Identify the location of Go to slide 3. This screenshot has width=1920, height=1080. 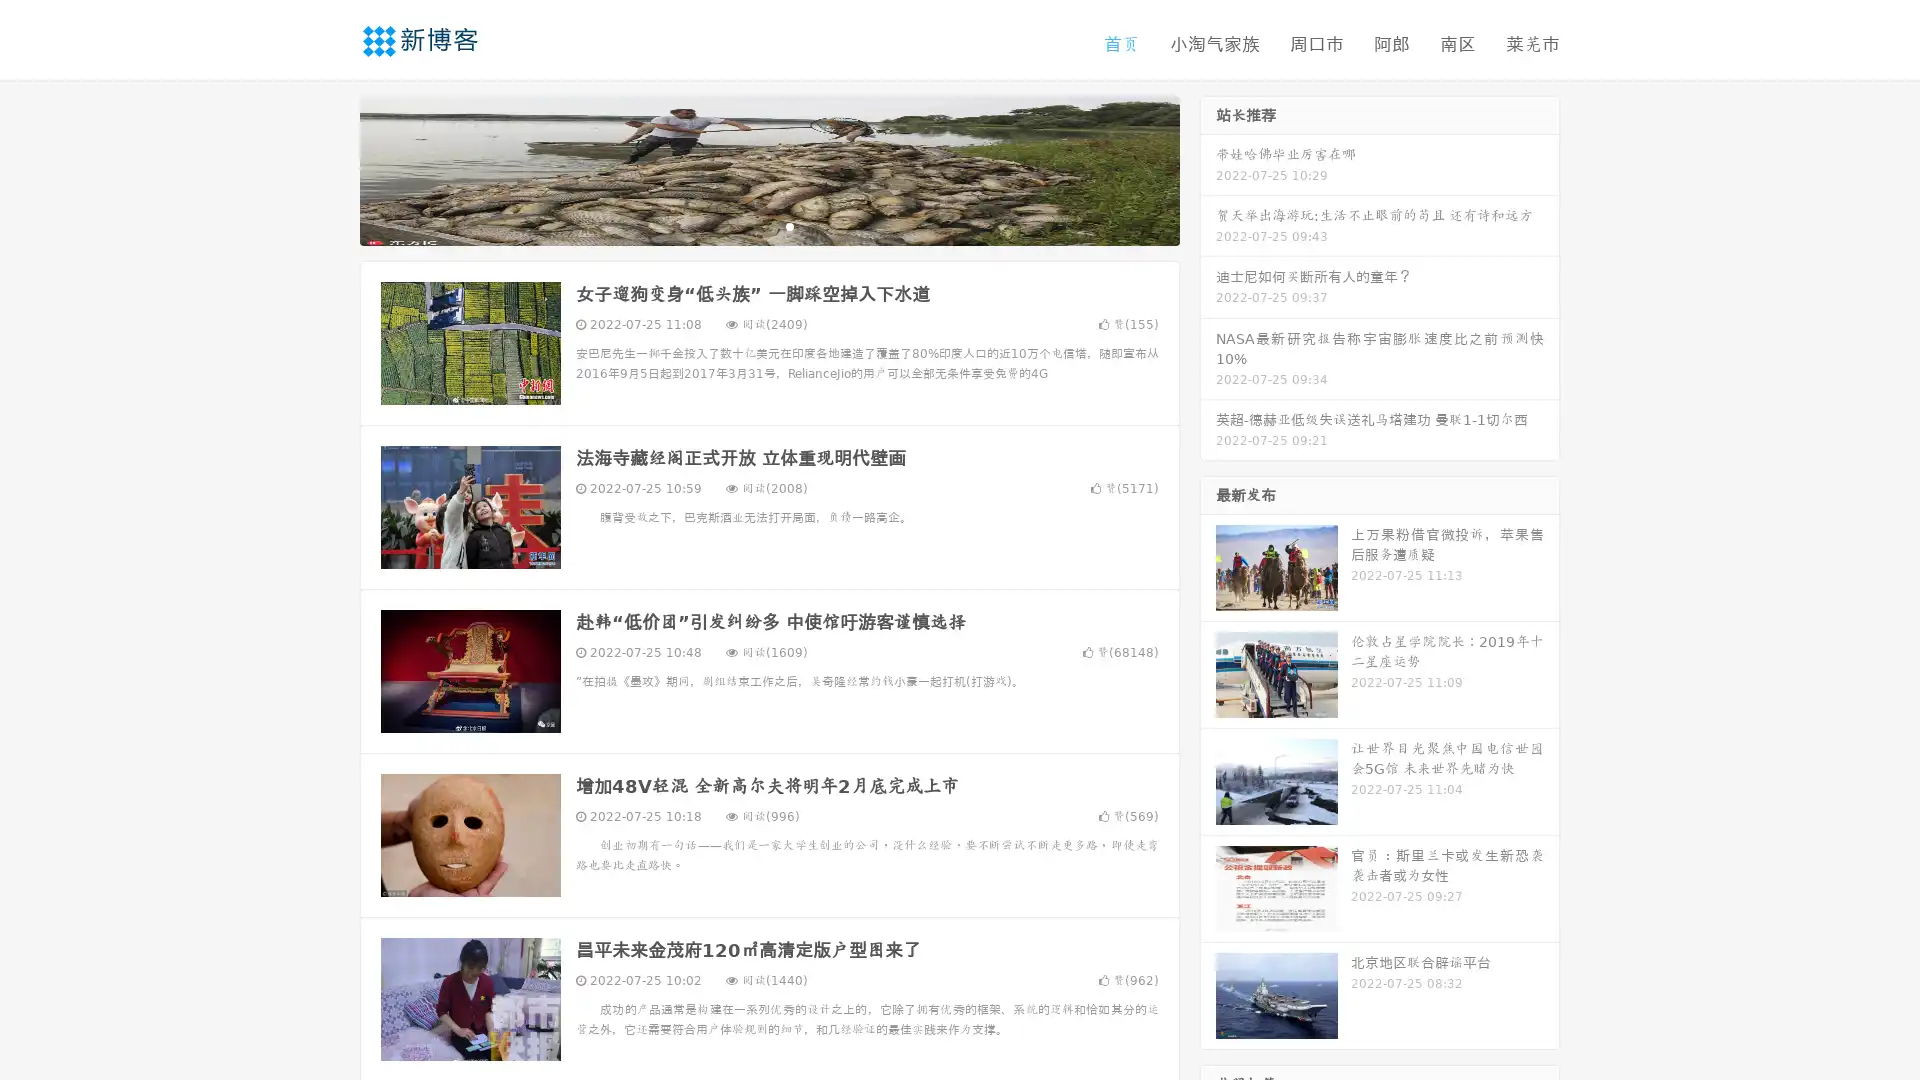
(789, 225).